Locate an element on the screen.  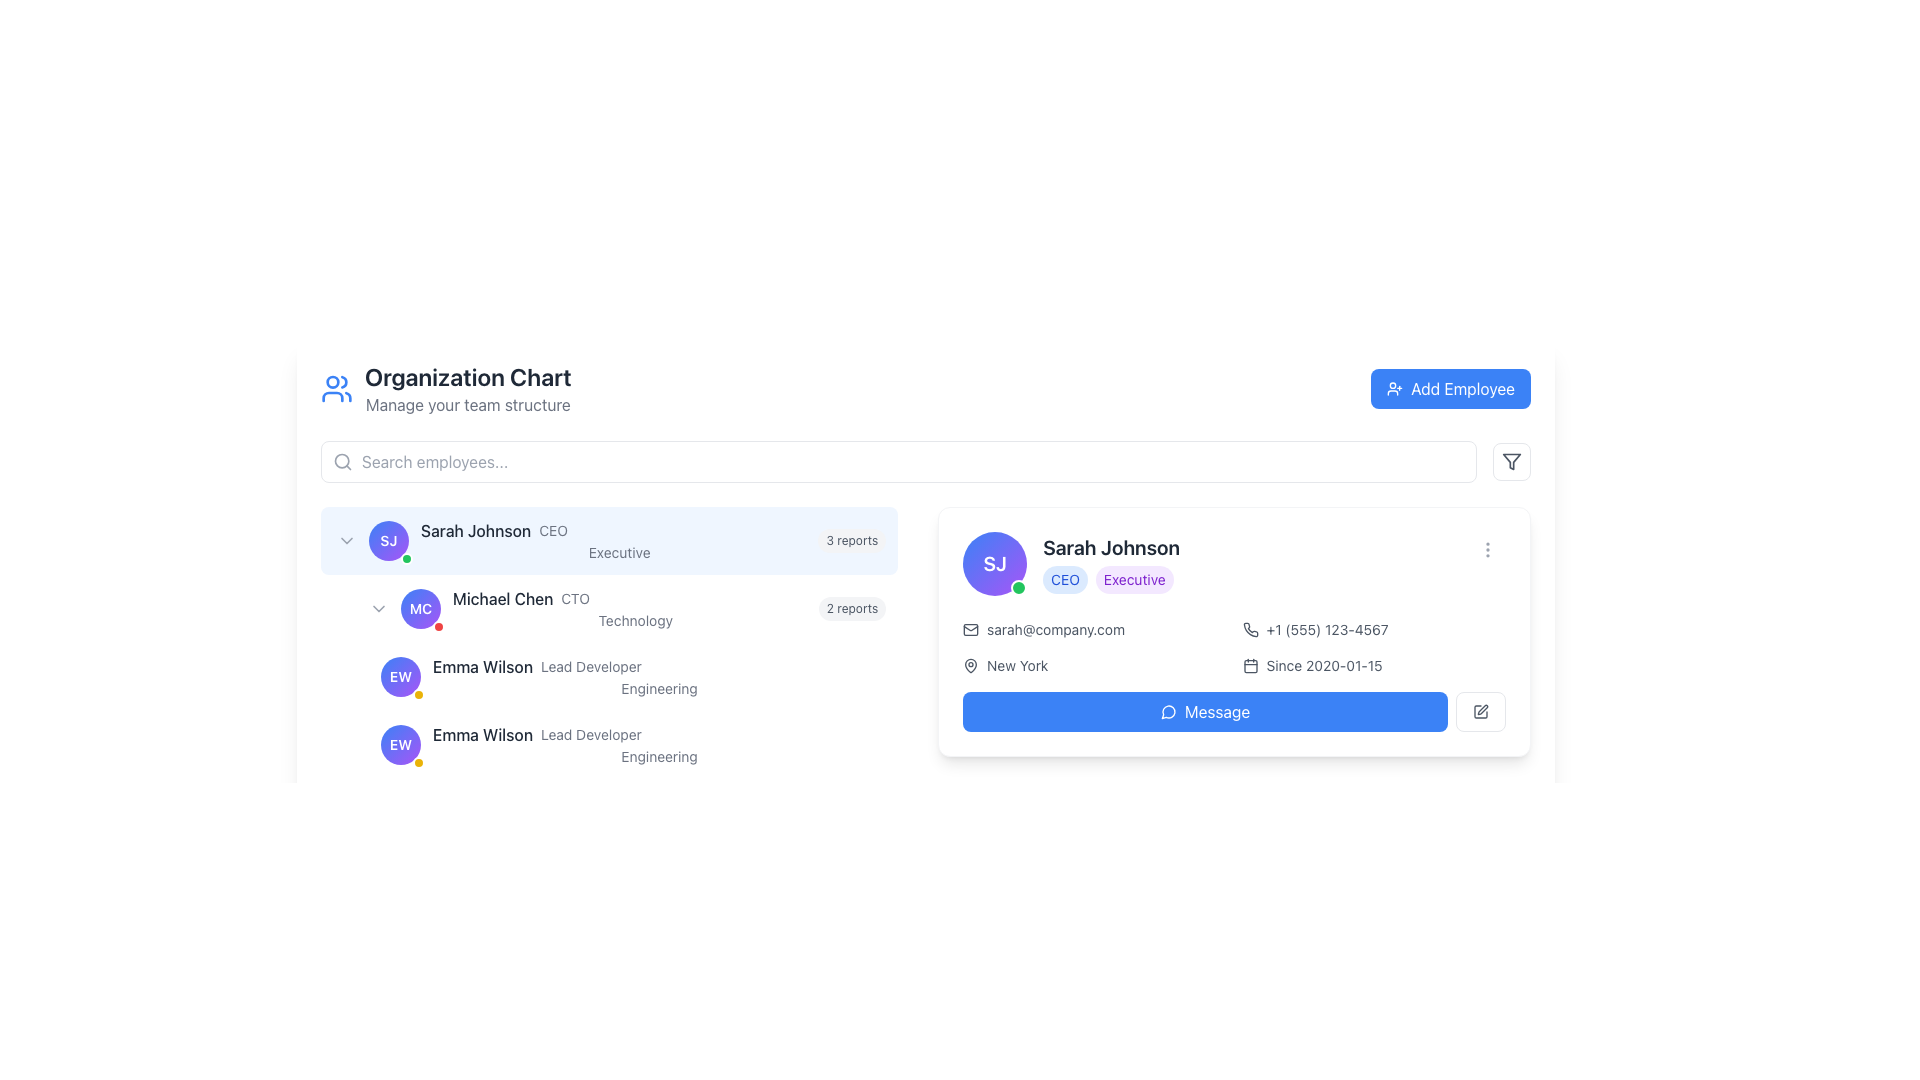
the circular avatar with initials 'MC' that features a gradient background from blue to purple, located in the left pane of the organizational chart, directly to the left of 'Michael Chen' and below 'Sarah Johnson' is located at coordinates (420, 608).